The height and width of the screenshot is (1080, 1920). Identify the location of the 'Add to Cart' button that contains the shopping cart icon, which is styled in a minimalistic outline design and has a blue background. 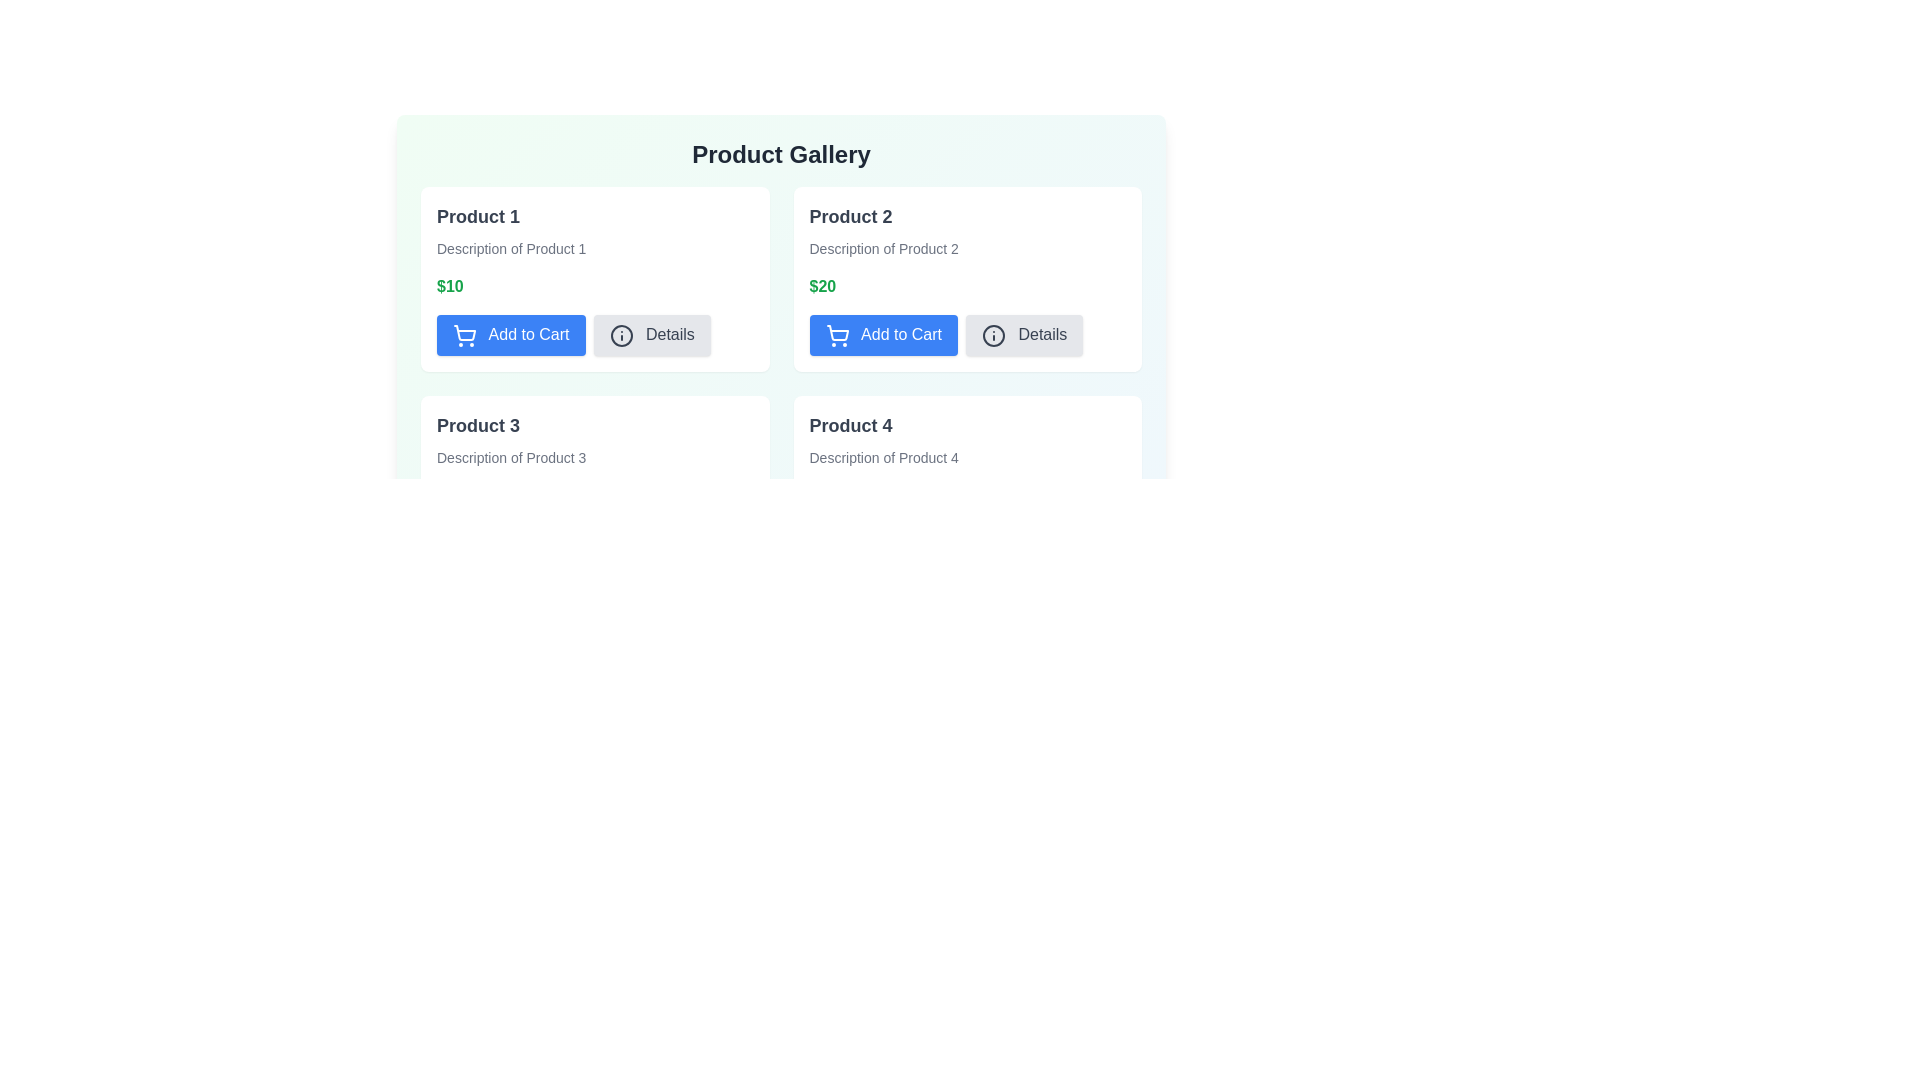
(837, 334).